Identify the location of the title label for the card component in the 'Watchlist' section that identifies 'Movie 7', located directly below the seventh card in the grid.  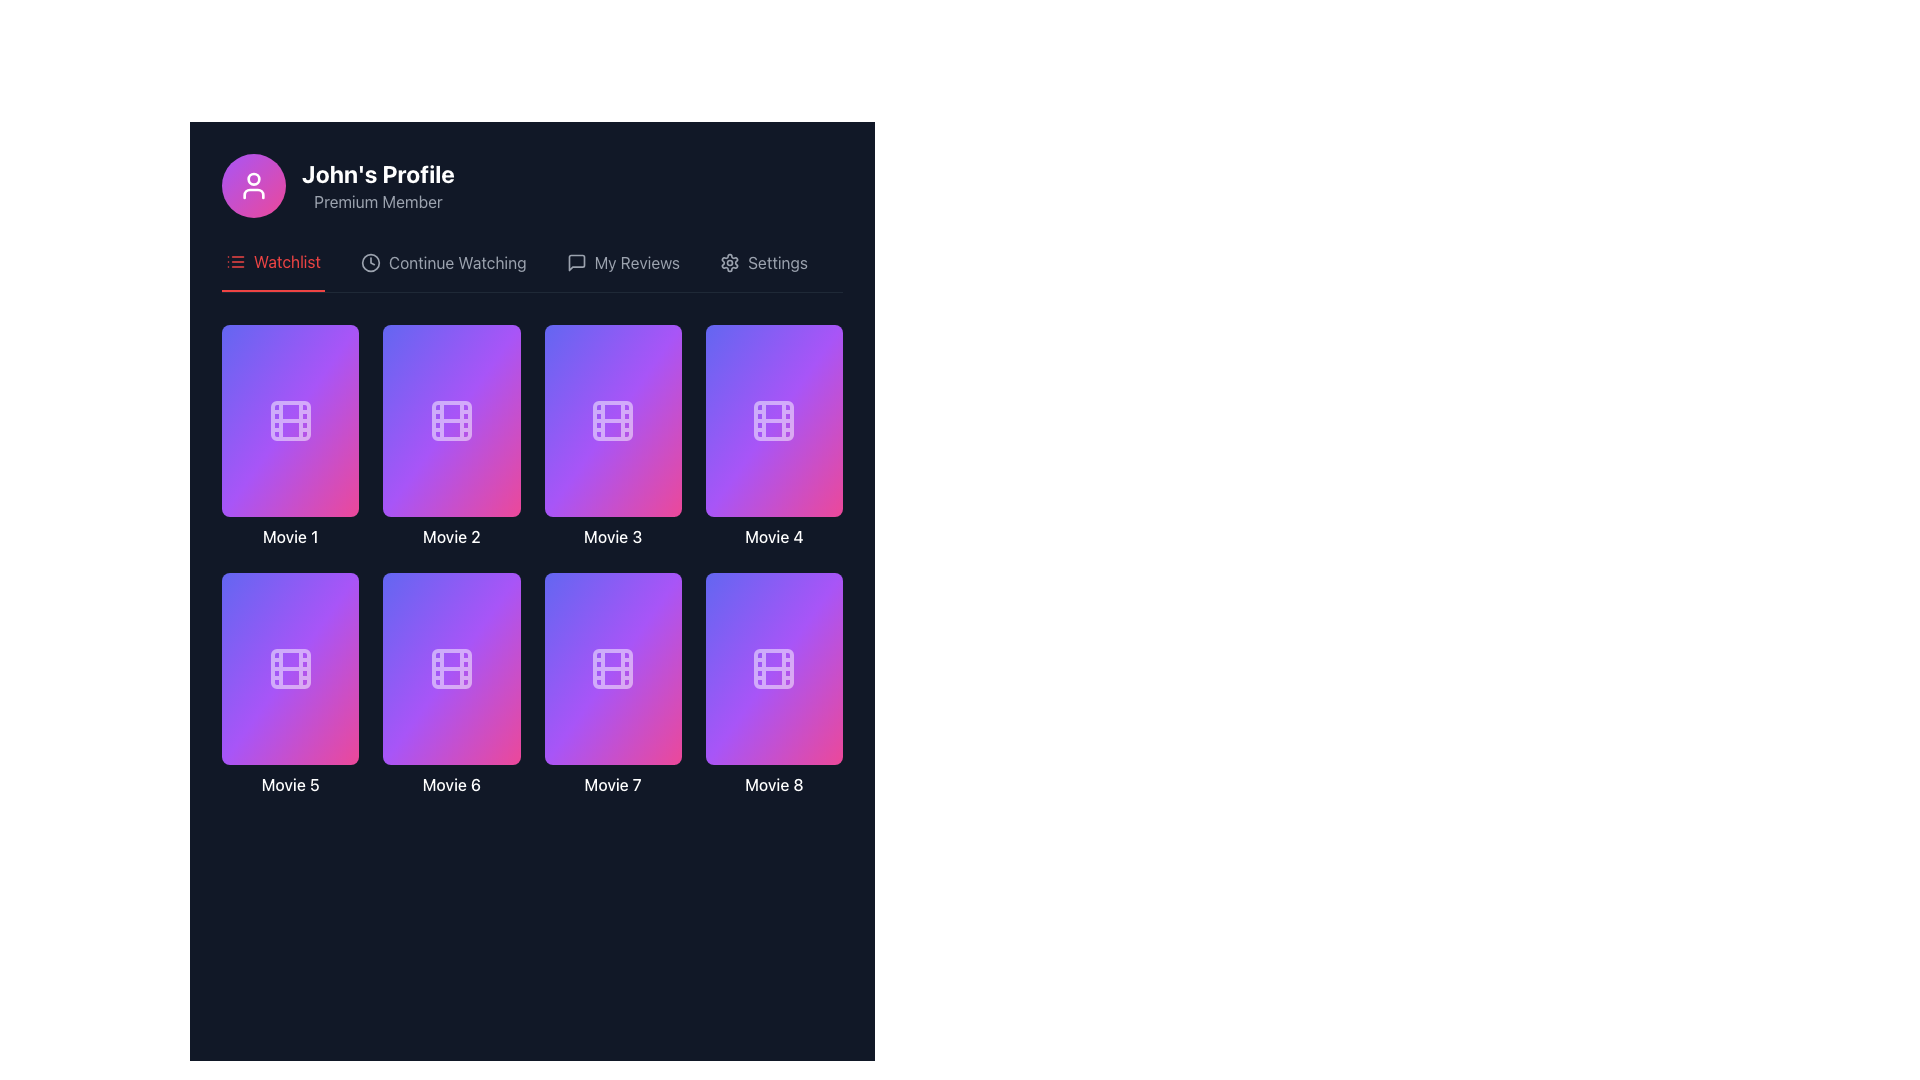
(612, 784).